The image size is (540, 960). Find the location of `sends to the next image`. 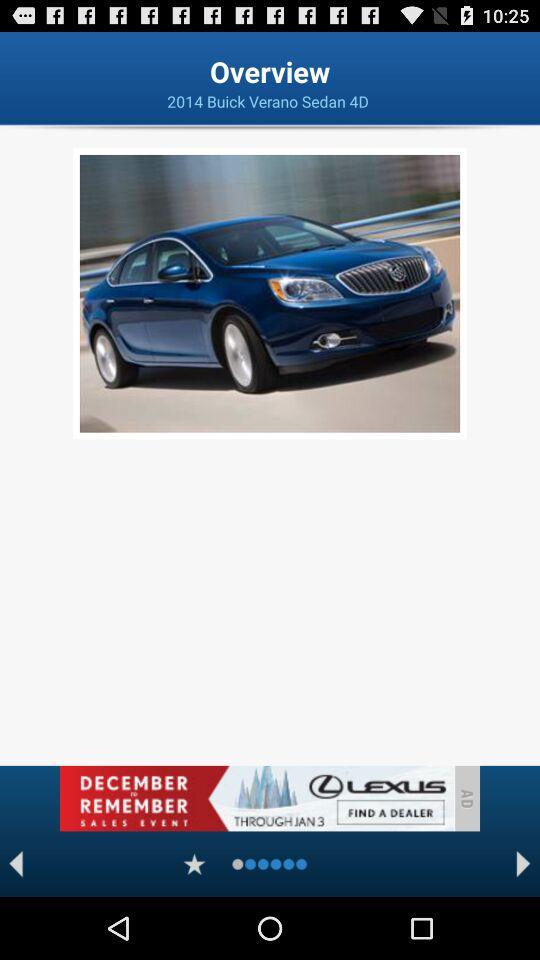

sends to the next image is located at coordinates (523, 863).